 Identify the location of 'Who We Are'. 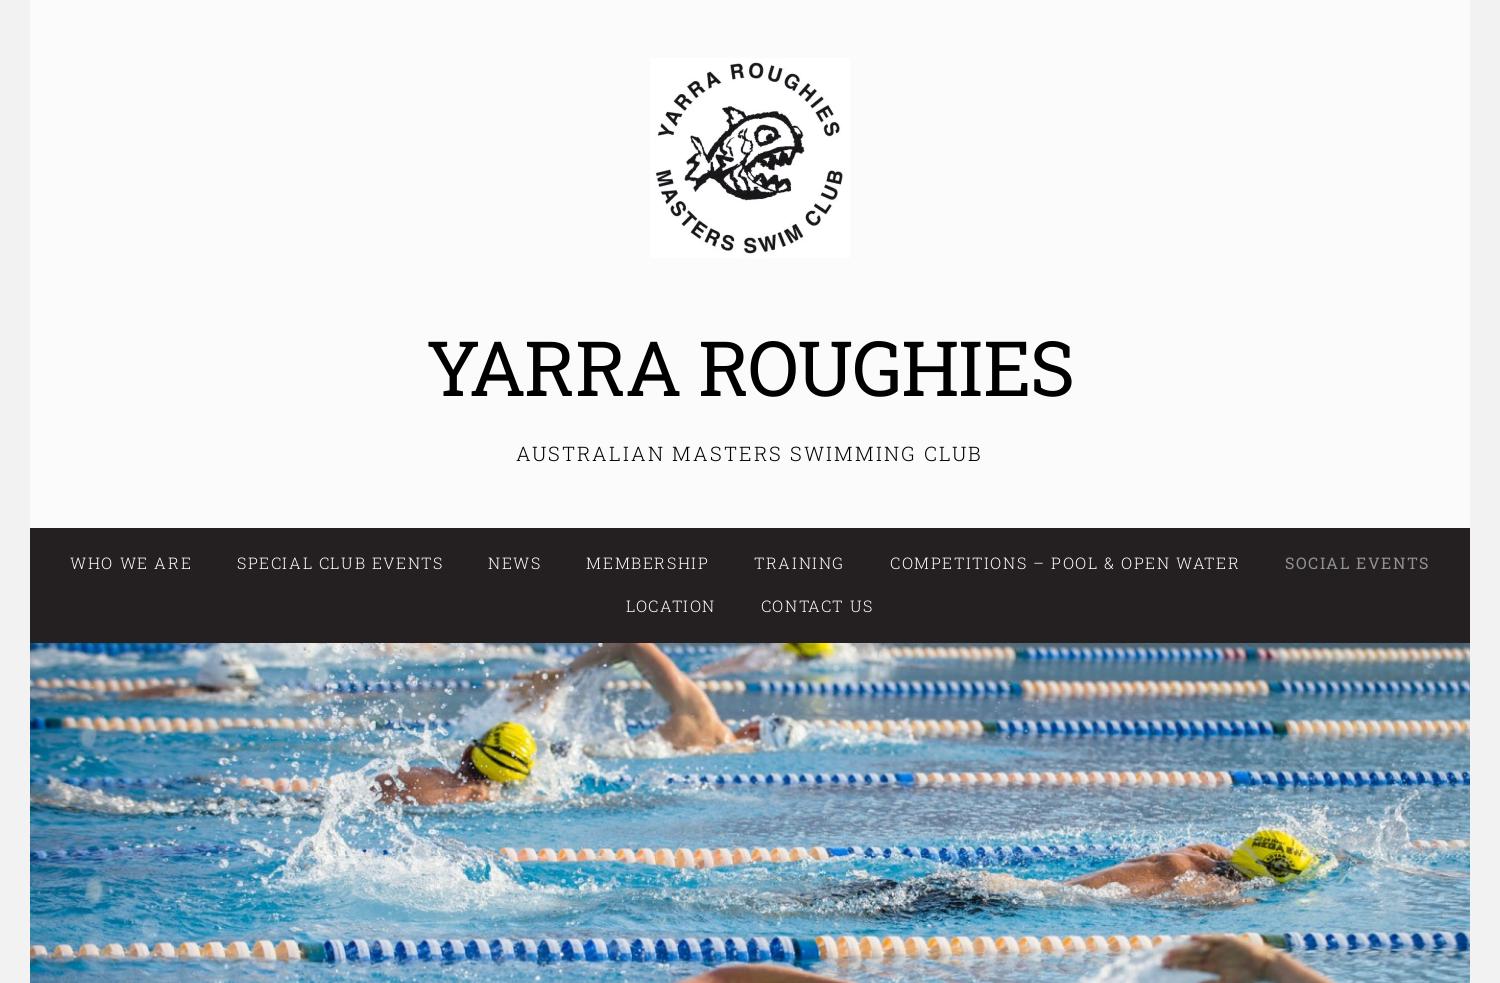
(130, 562).